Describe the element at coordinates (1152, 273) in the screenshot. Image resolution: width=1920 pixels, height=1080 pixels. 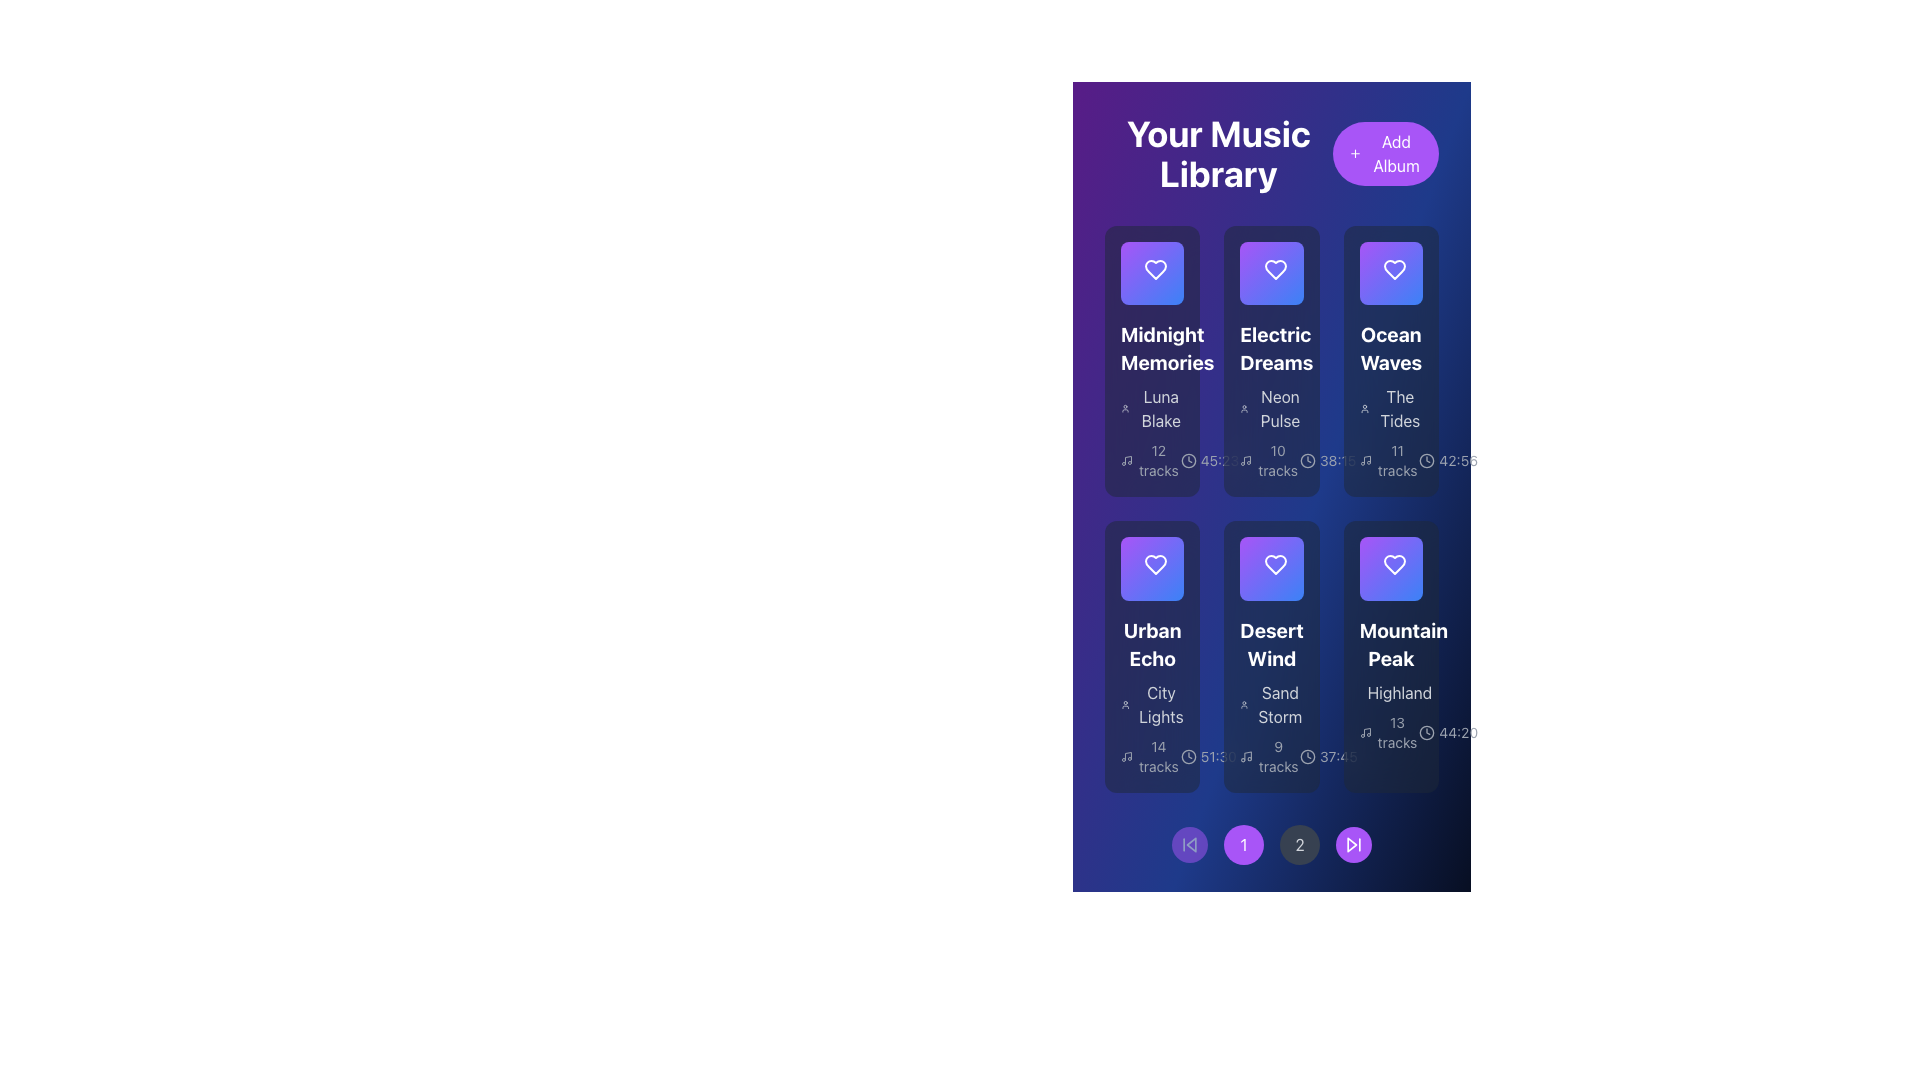
I see `the SVG Icon in the top-left corner of the 'Midnight Memories' album entry to initiate playback` at that location.